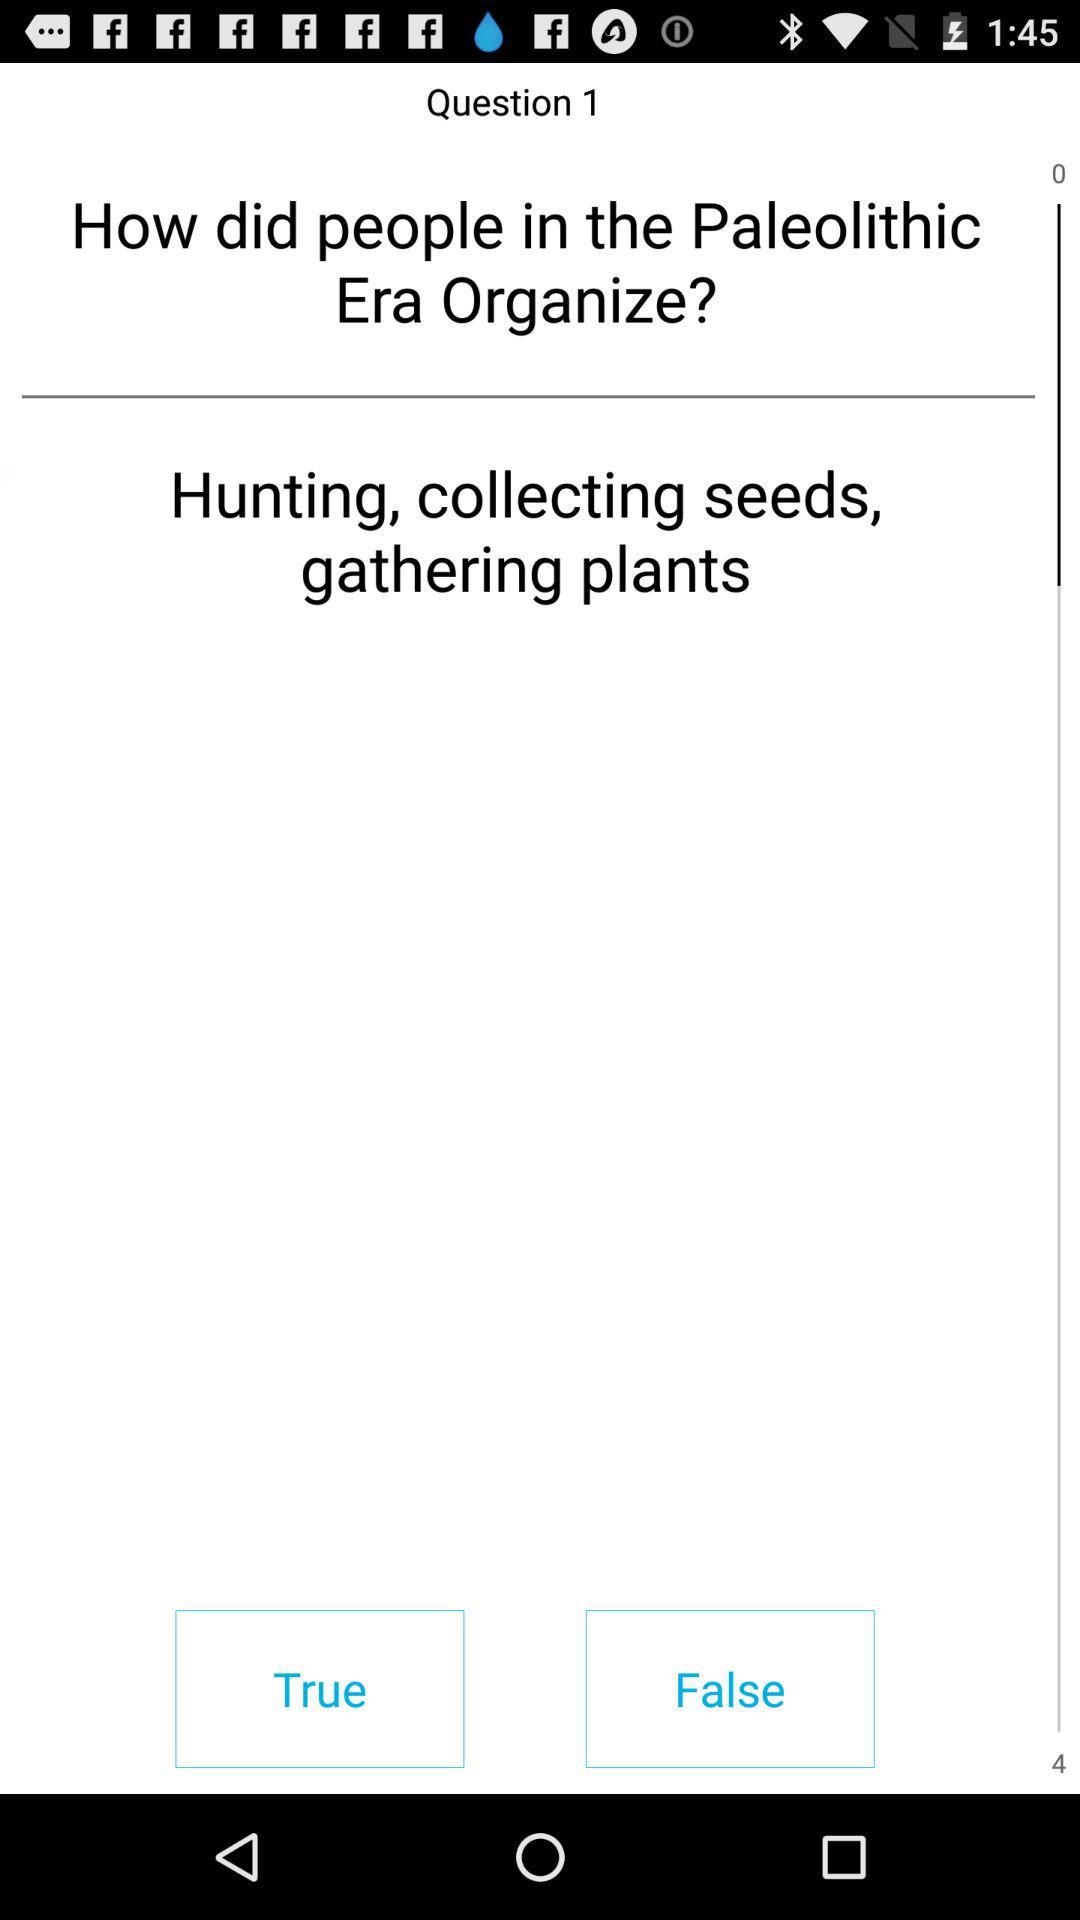 Image resolution: width=1080 pixels, height=1920 pixels. Describe the element at coordinates (318, 1688) in the screenshot. I see `true item` at that location.